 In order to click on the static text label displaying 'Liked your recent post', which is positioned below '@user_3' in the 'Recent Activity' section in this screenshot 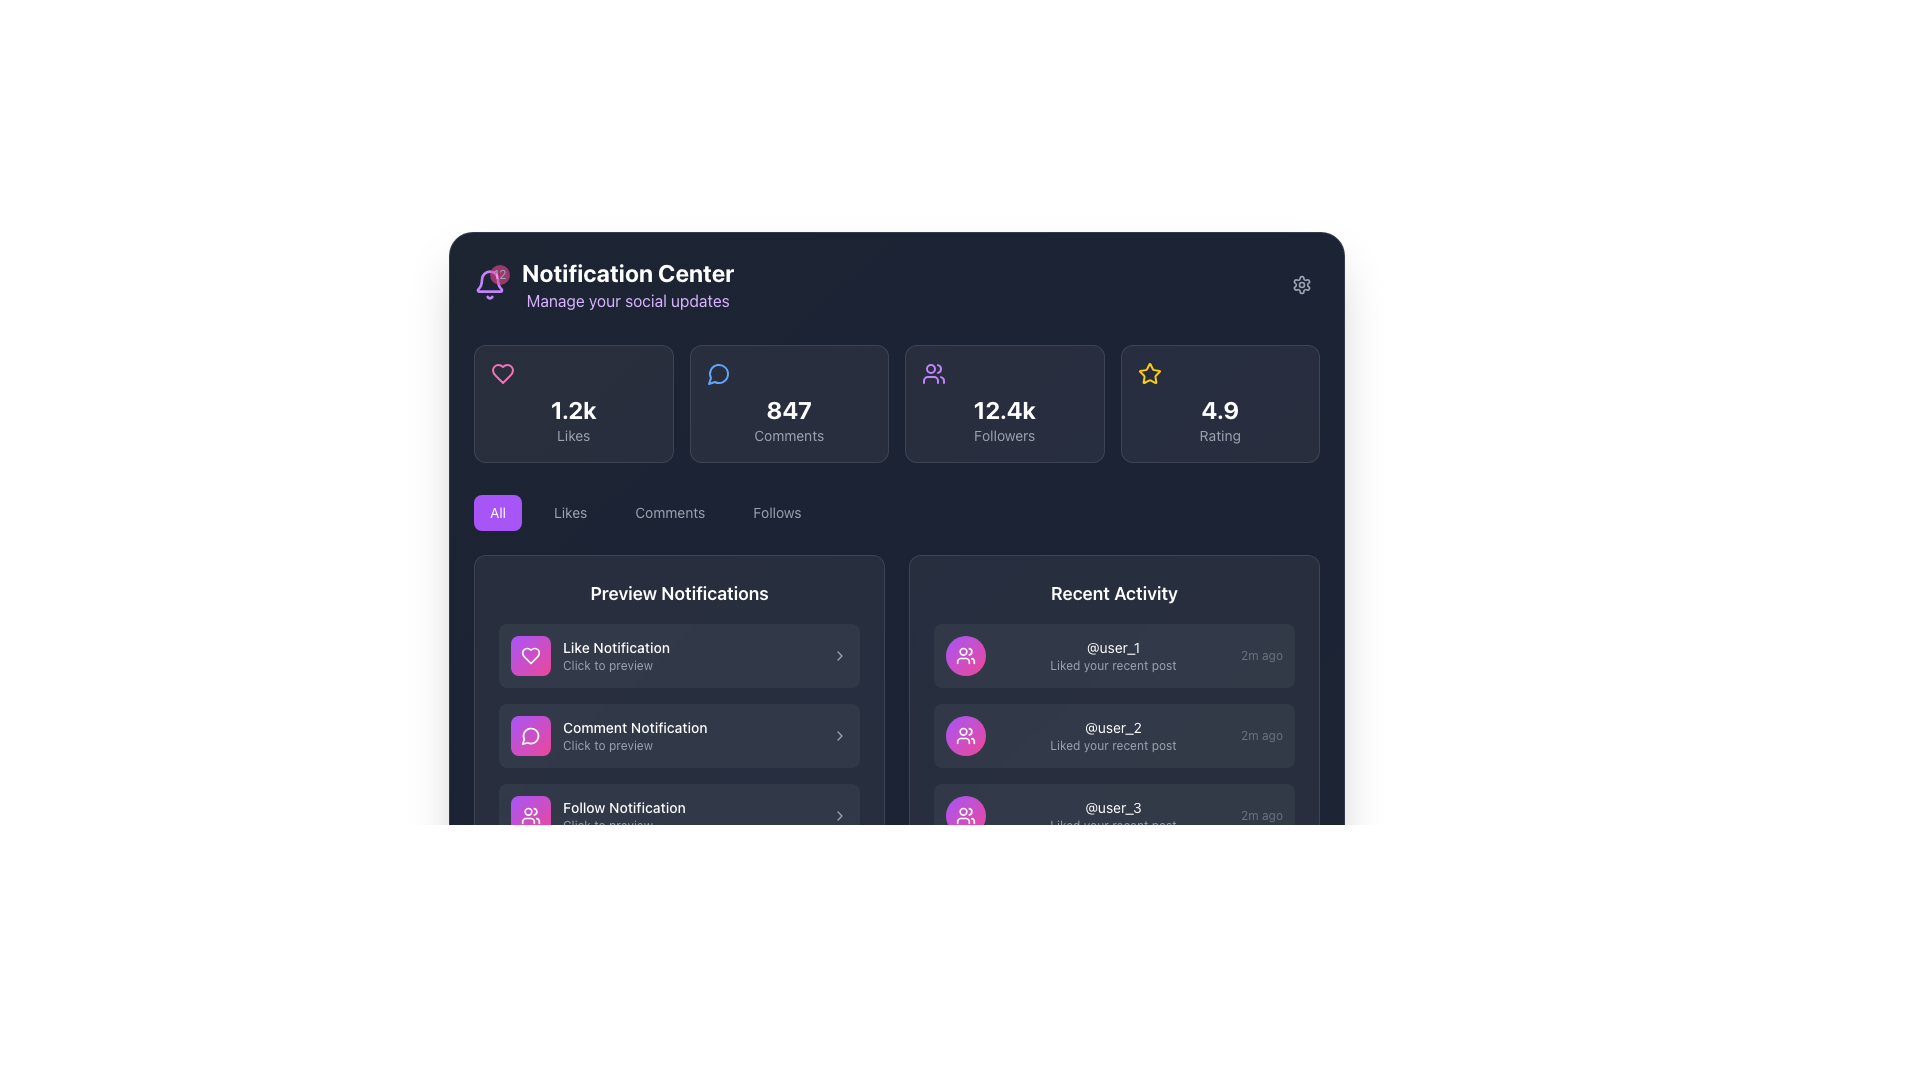, I will do `click(1112, 825)`.